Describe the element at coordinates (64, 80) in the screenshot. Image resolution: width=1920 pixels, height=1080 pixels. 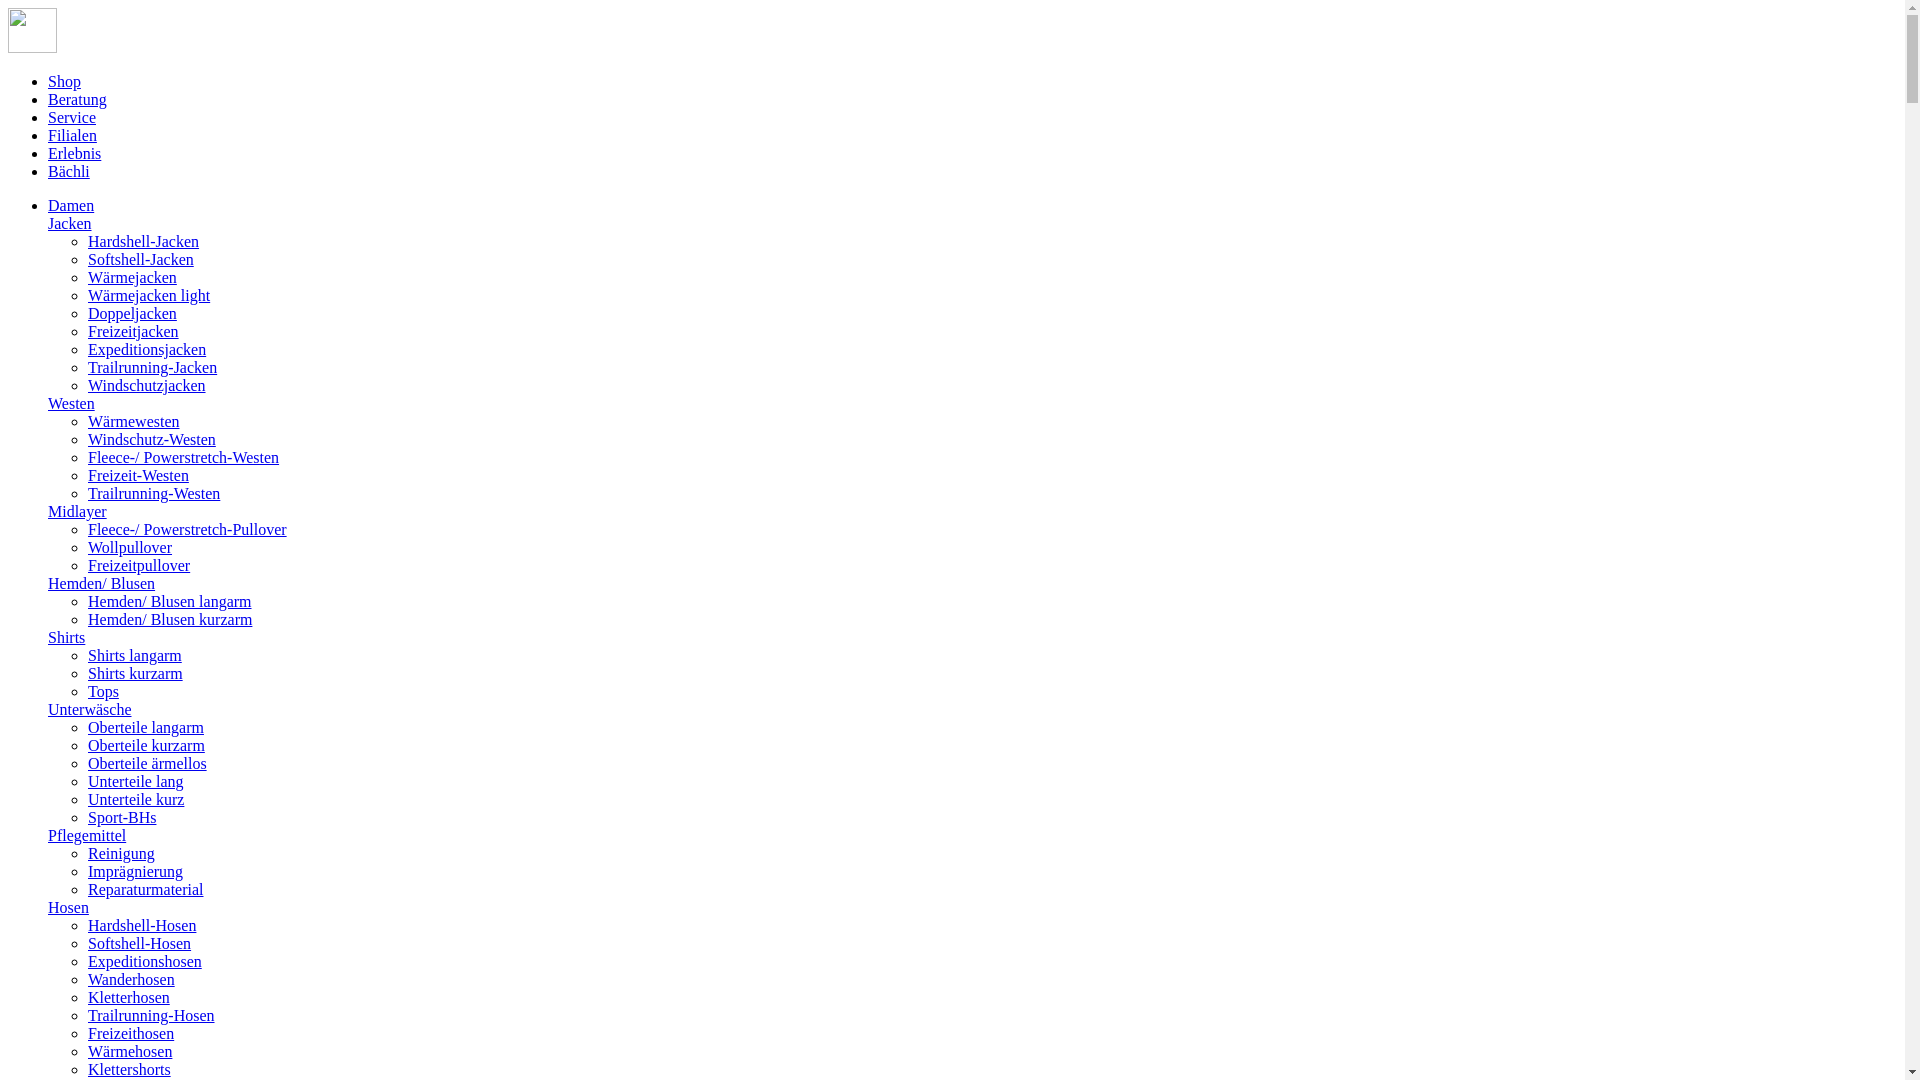
I see `'Shop'` at that location.